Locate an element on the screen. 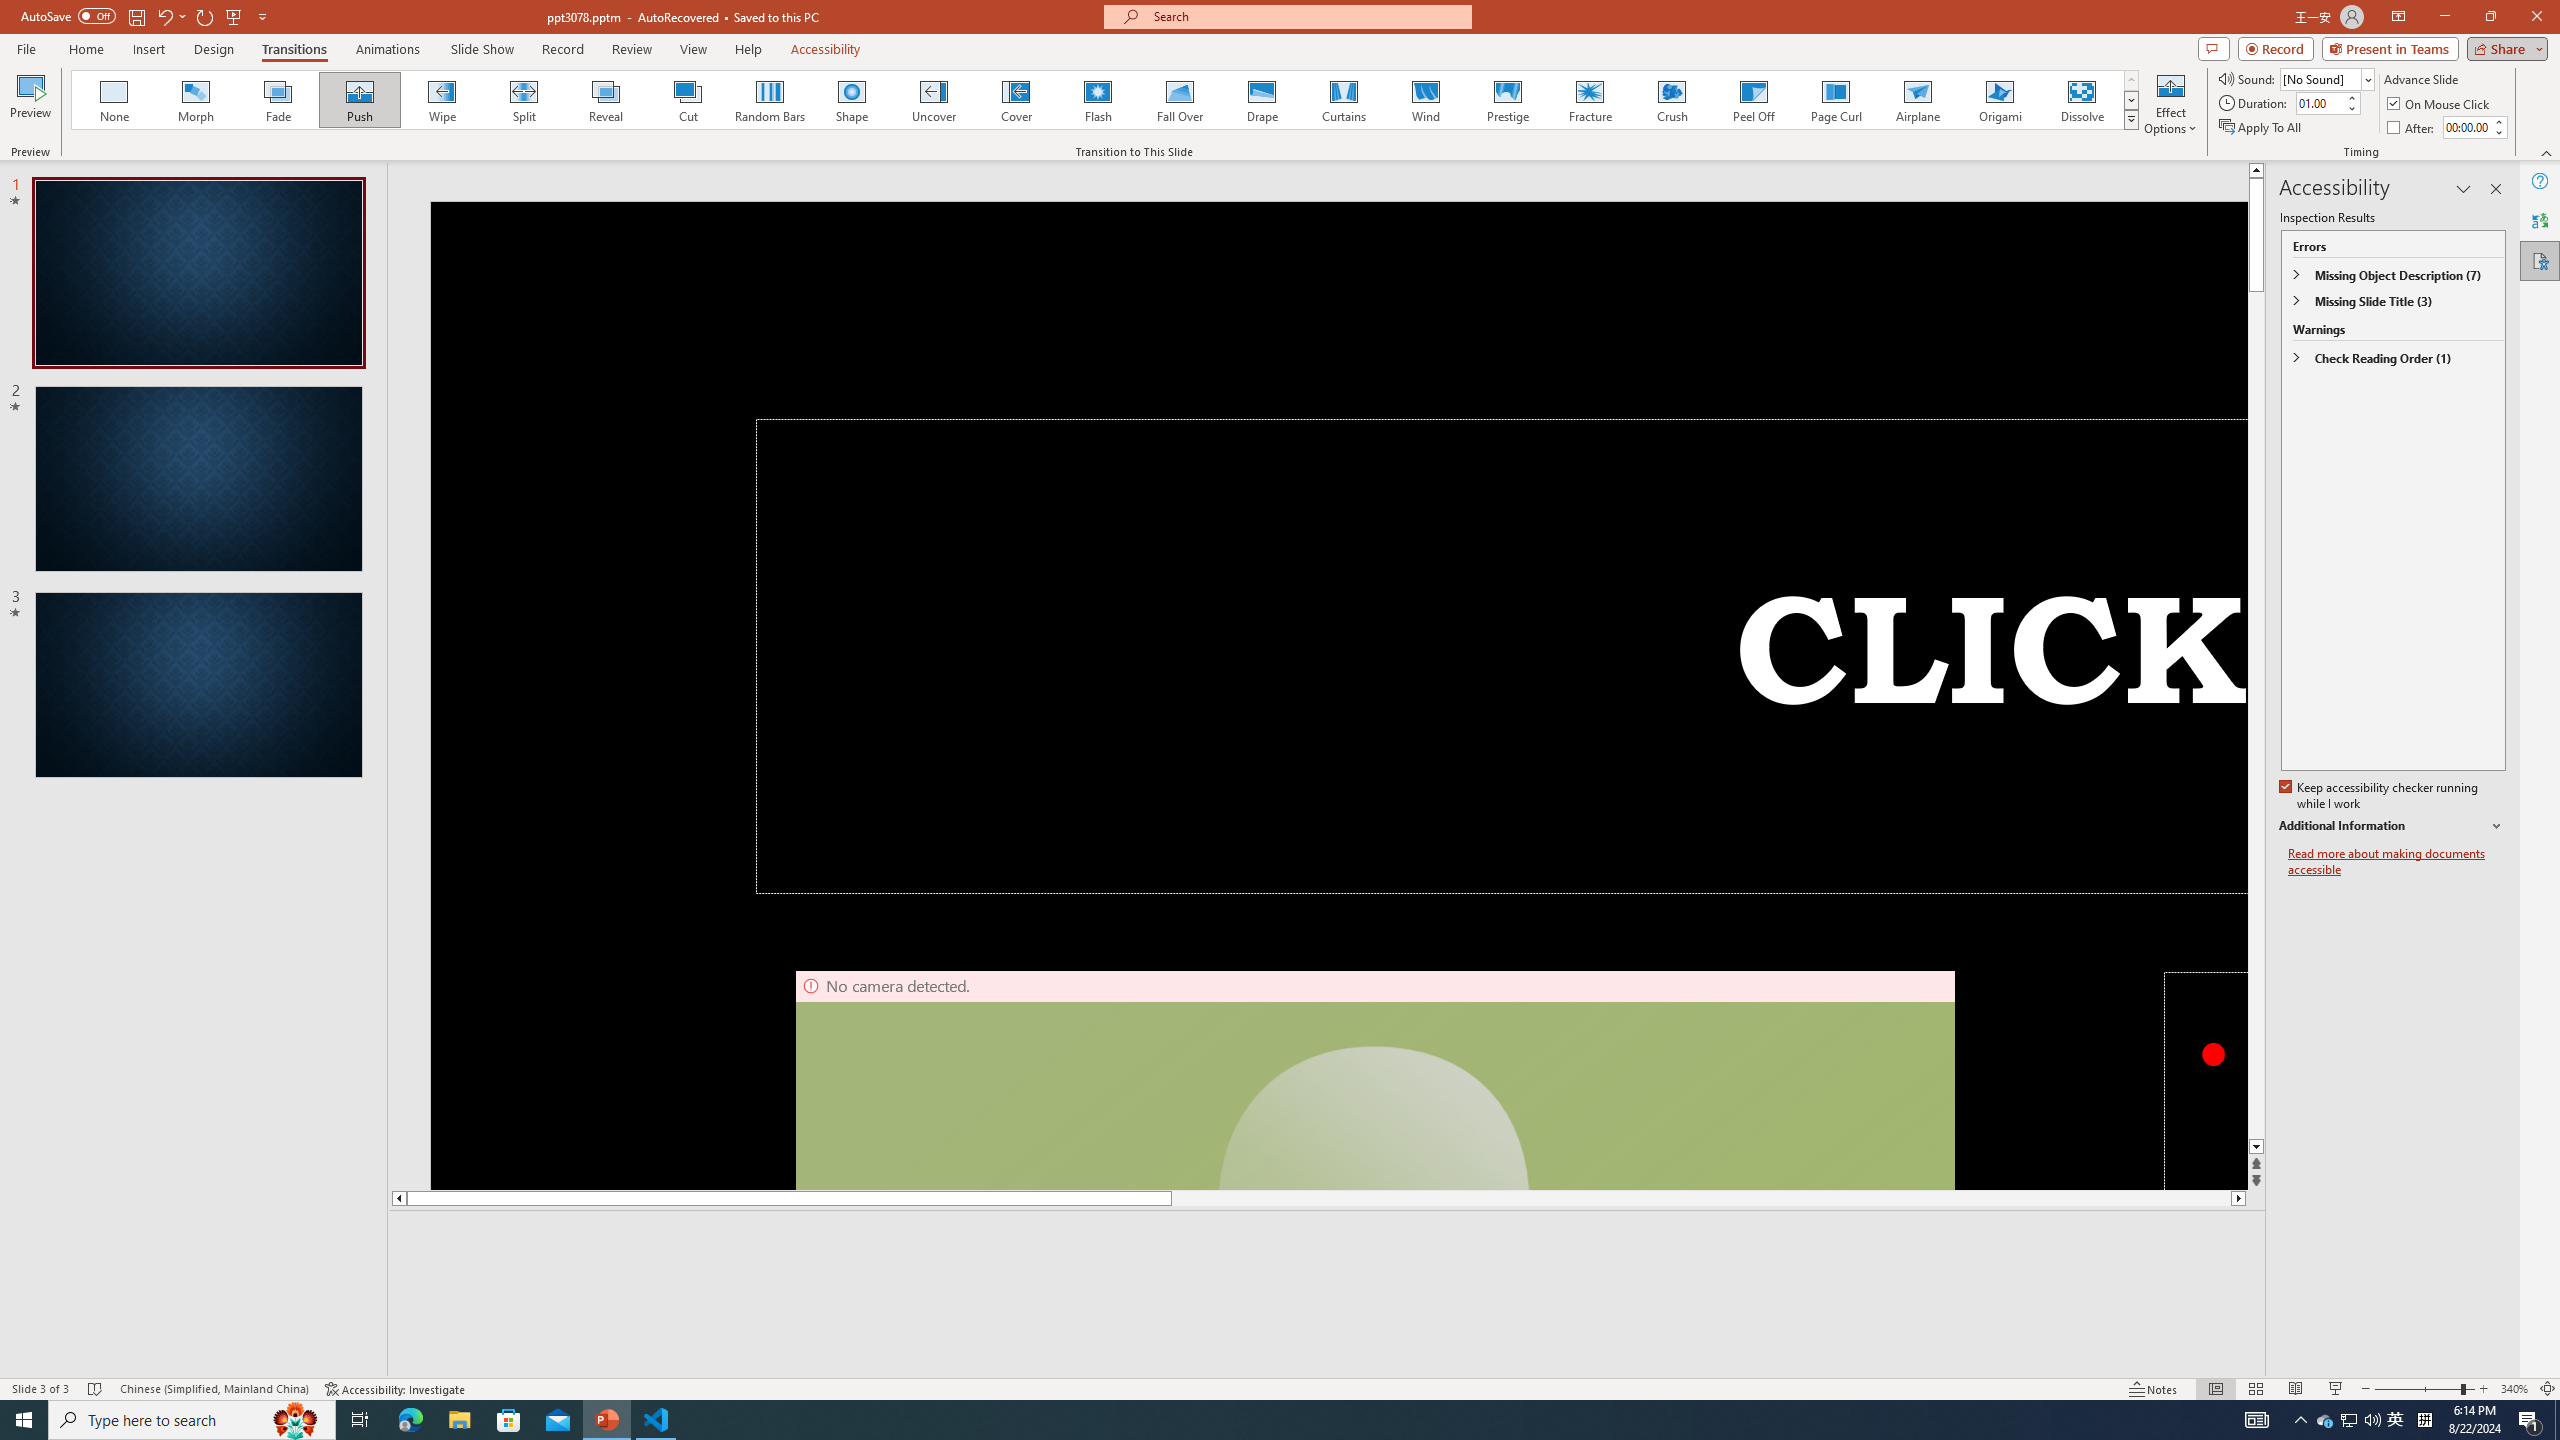  'Transition Effects' is located at coordinates (2131, 118).